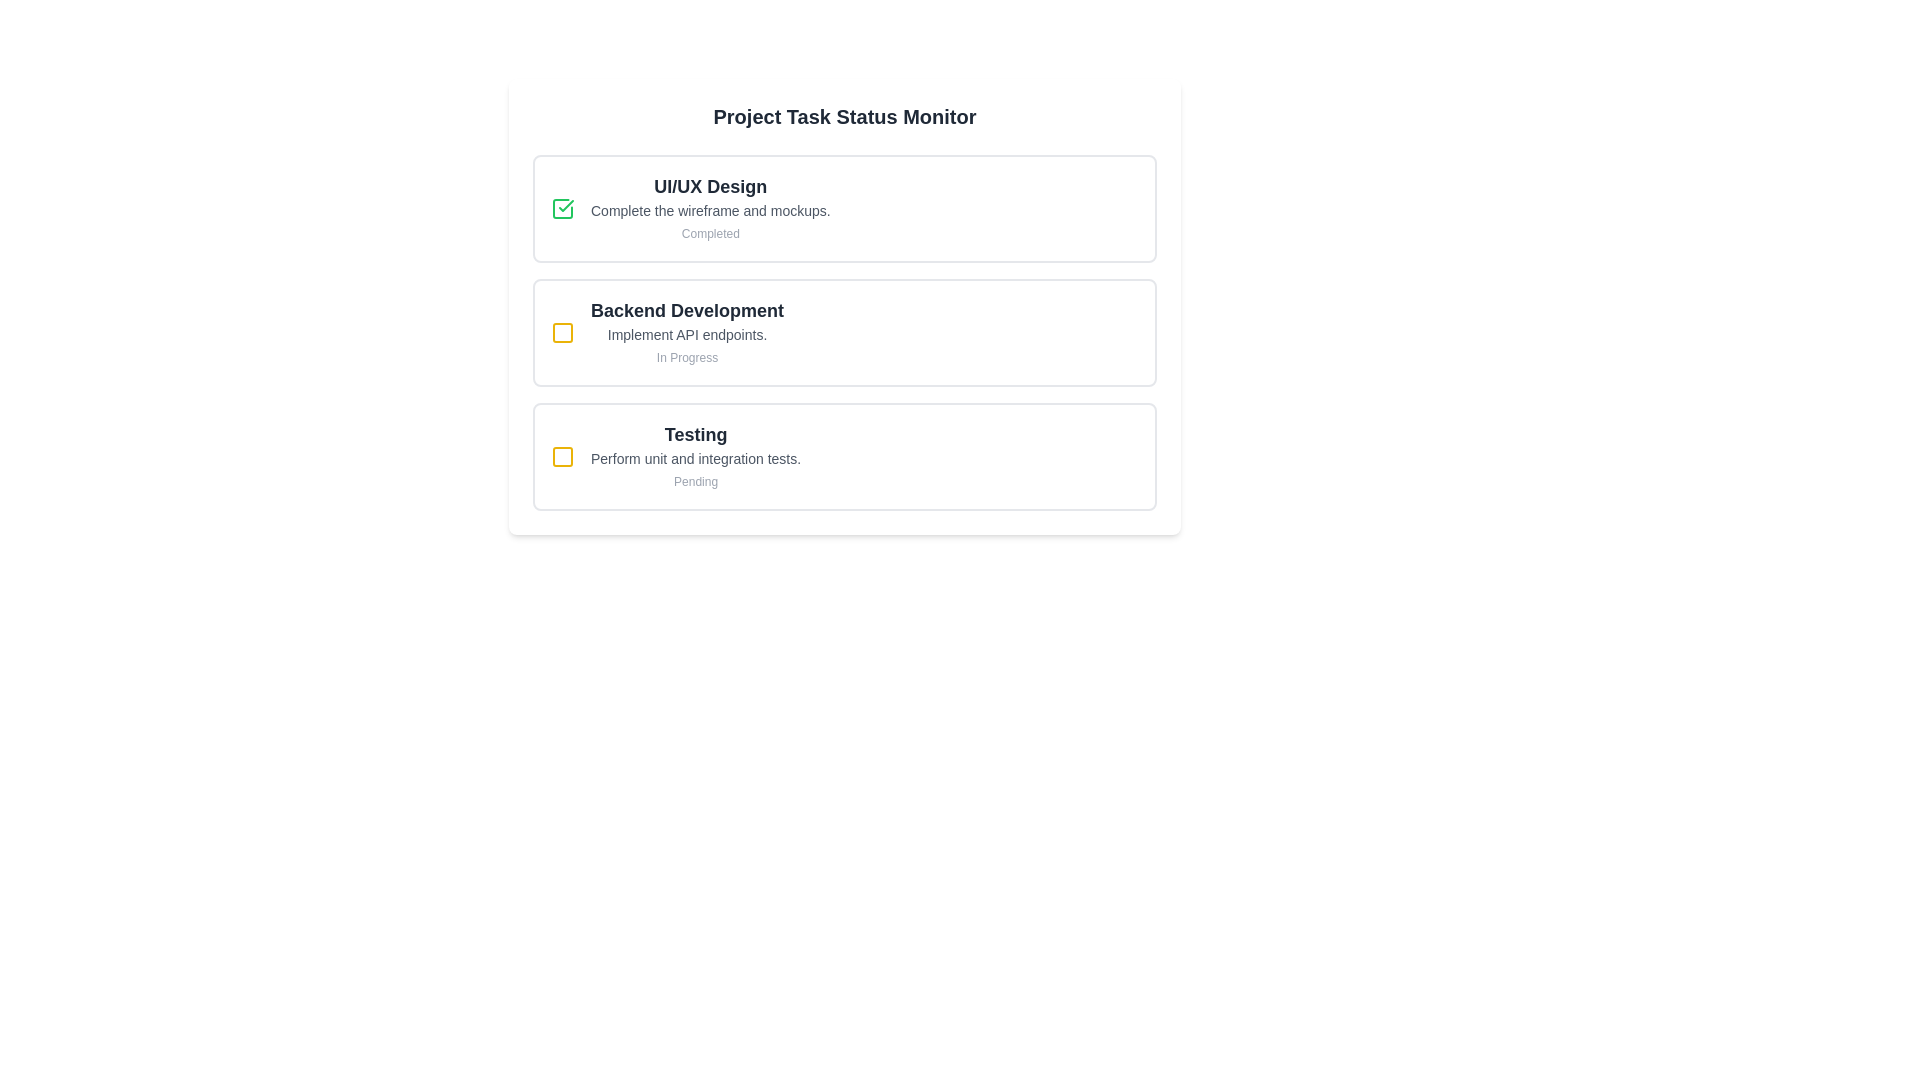  What do you see at coordinates (561, 331) in the screenshot?
I see `the 'Pending' or 'In Progress' state icon located to the immediate left of the 'Backend Development' text section and above the 'Testing' section` at bounding box center [561, 331].